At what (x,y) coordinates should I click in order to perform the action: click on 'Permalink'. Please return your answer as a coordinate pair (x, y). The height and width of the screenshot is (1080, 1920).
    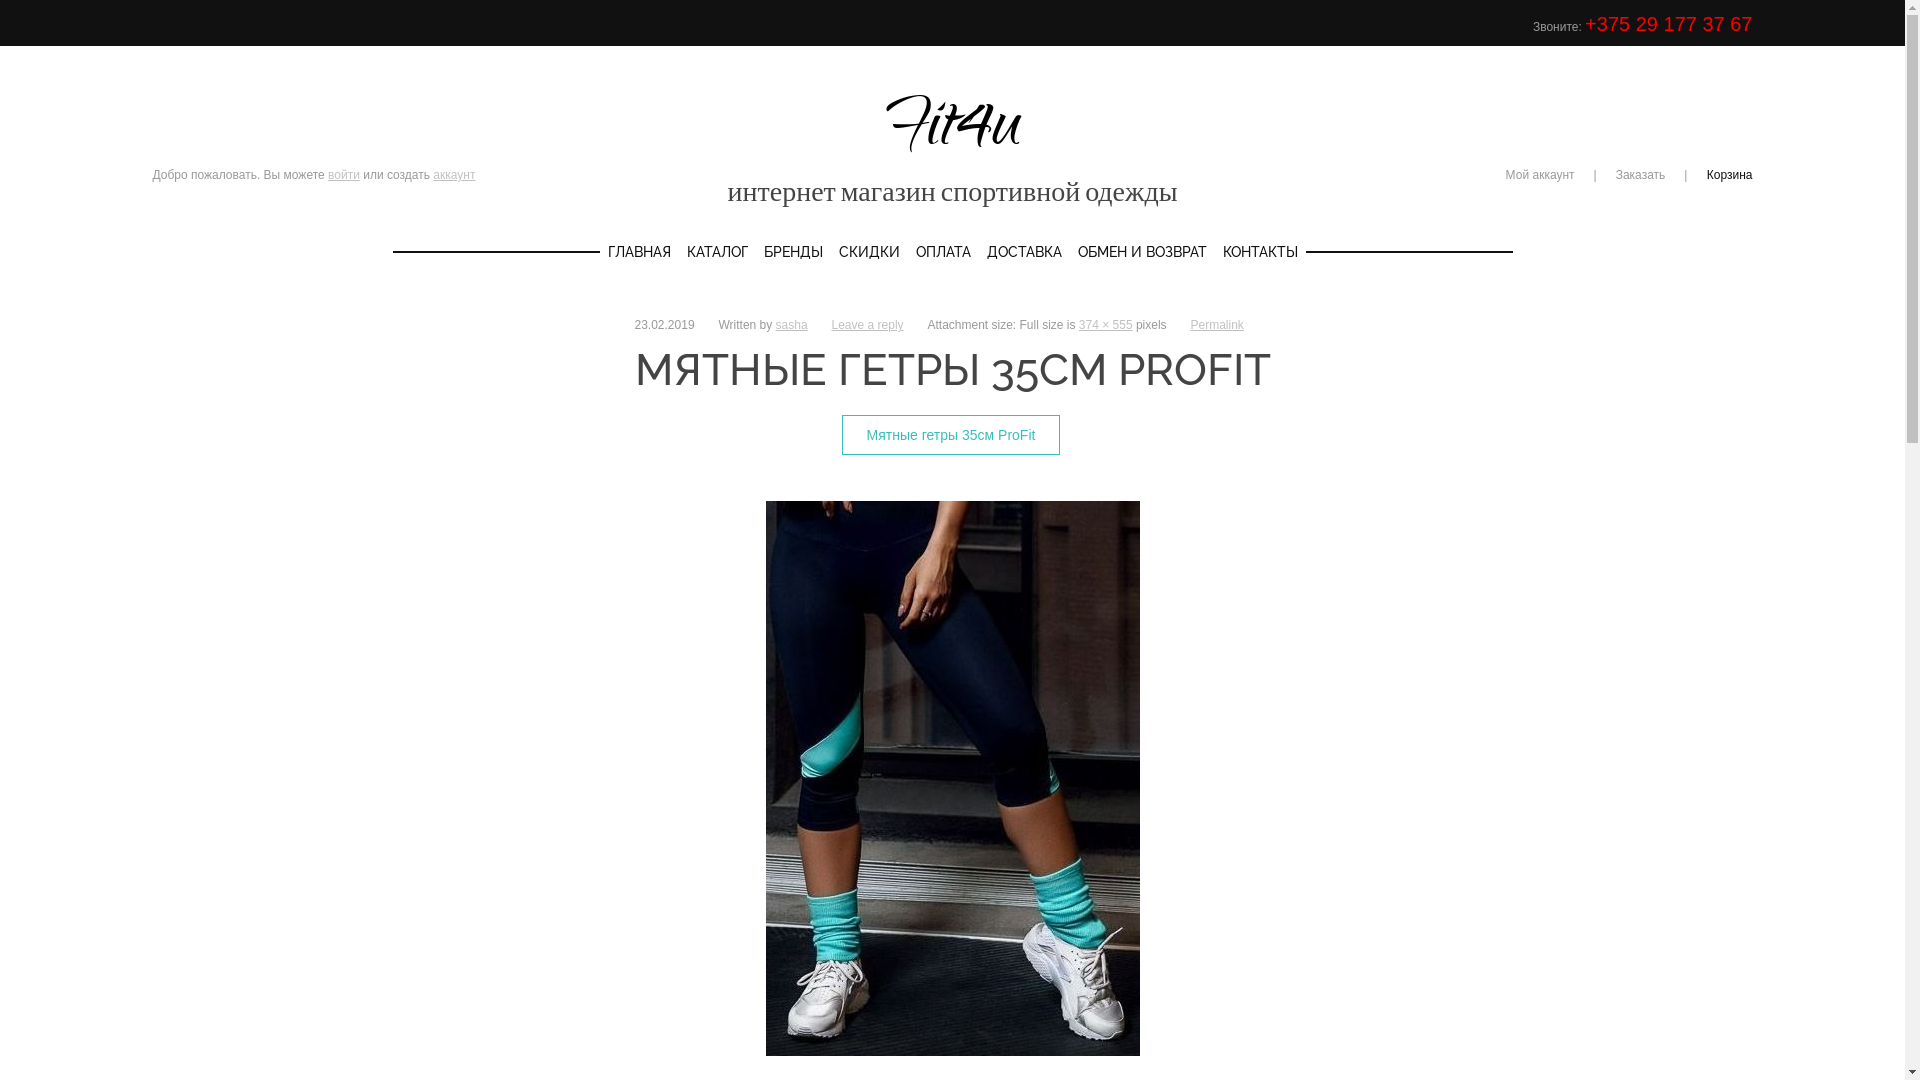
    Looking at the image, I should click on (1215, 323).